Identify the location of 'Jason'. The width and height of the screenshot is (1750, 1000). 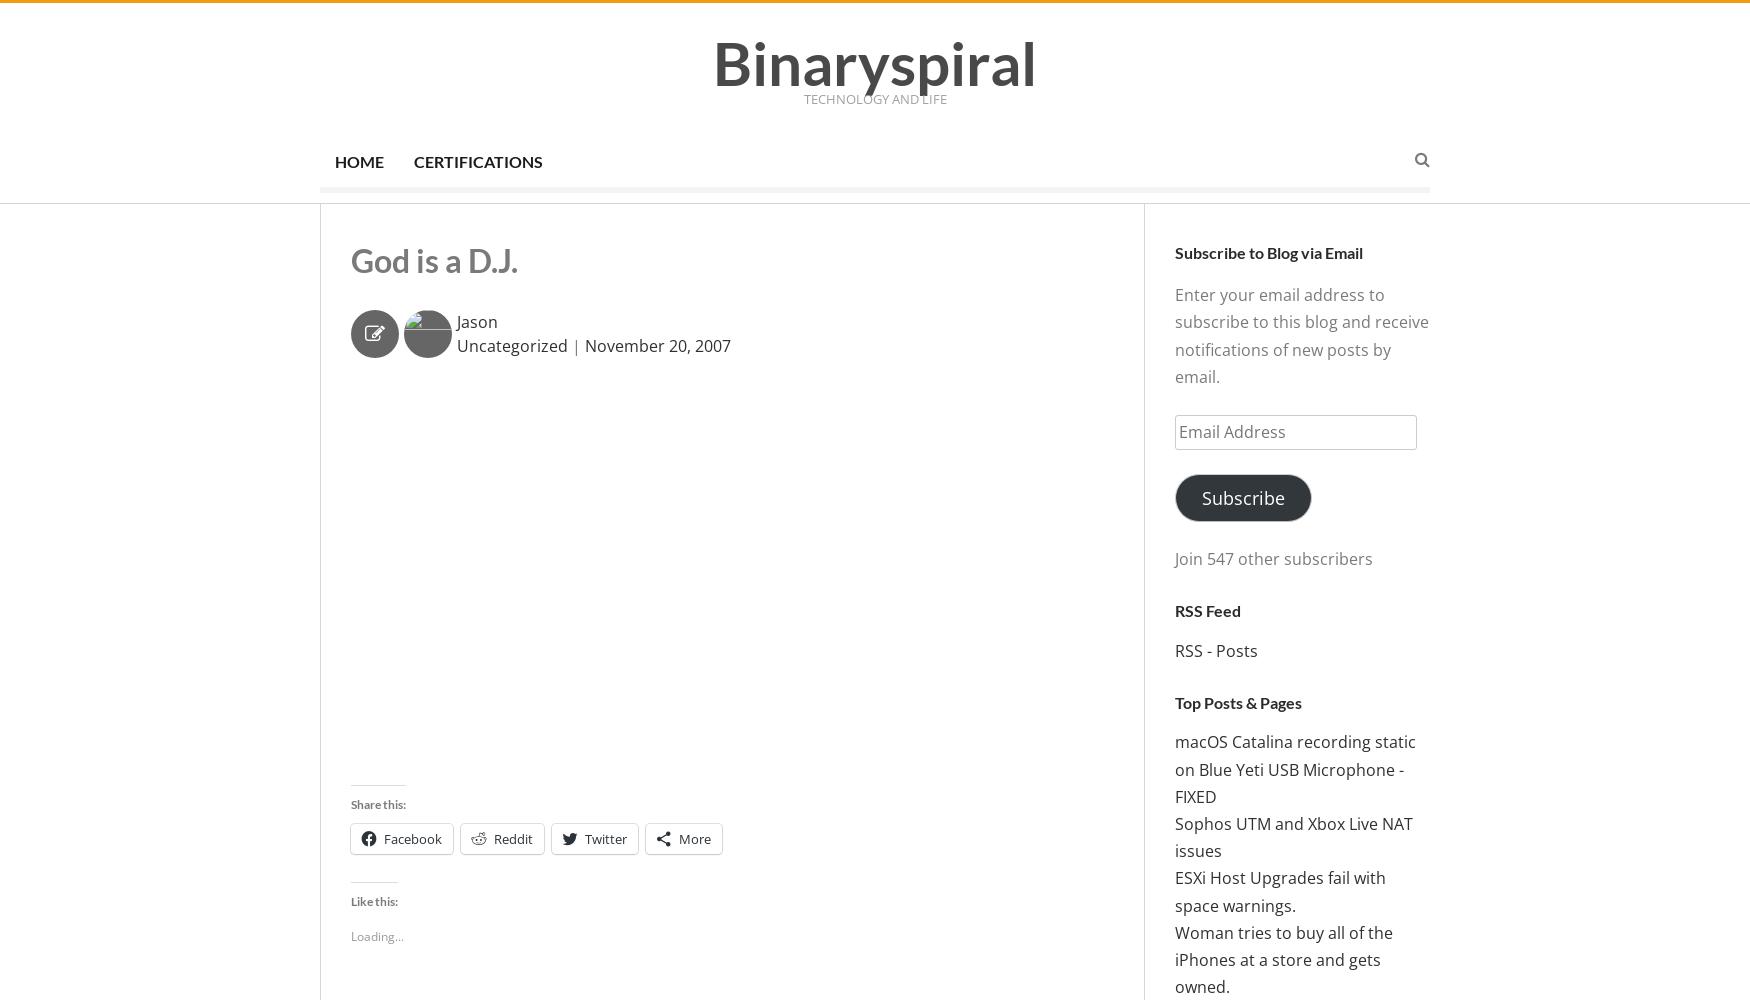
(477, 320).